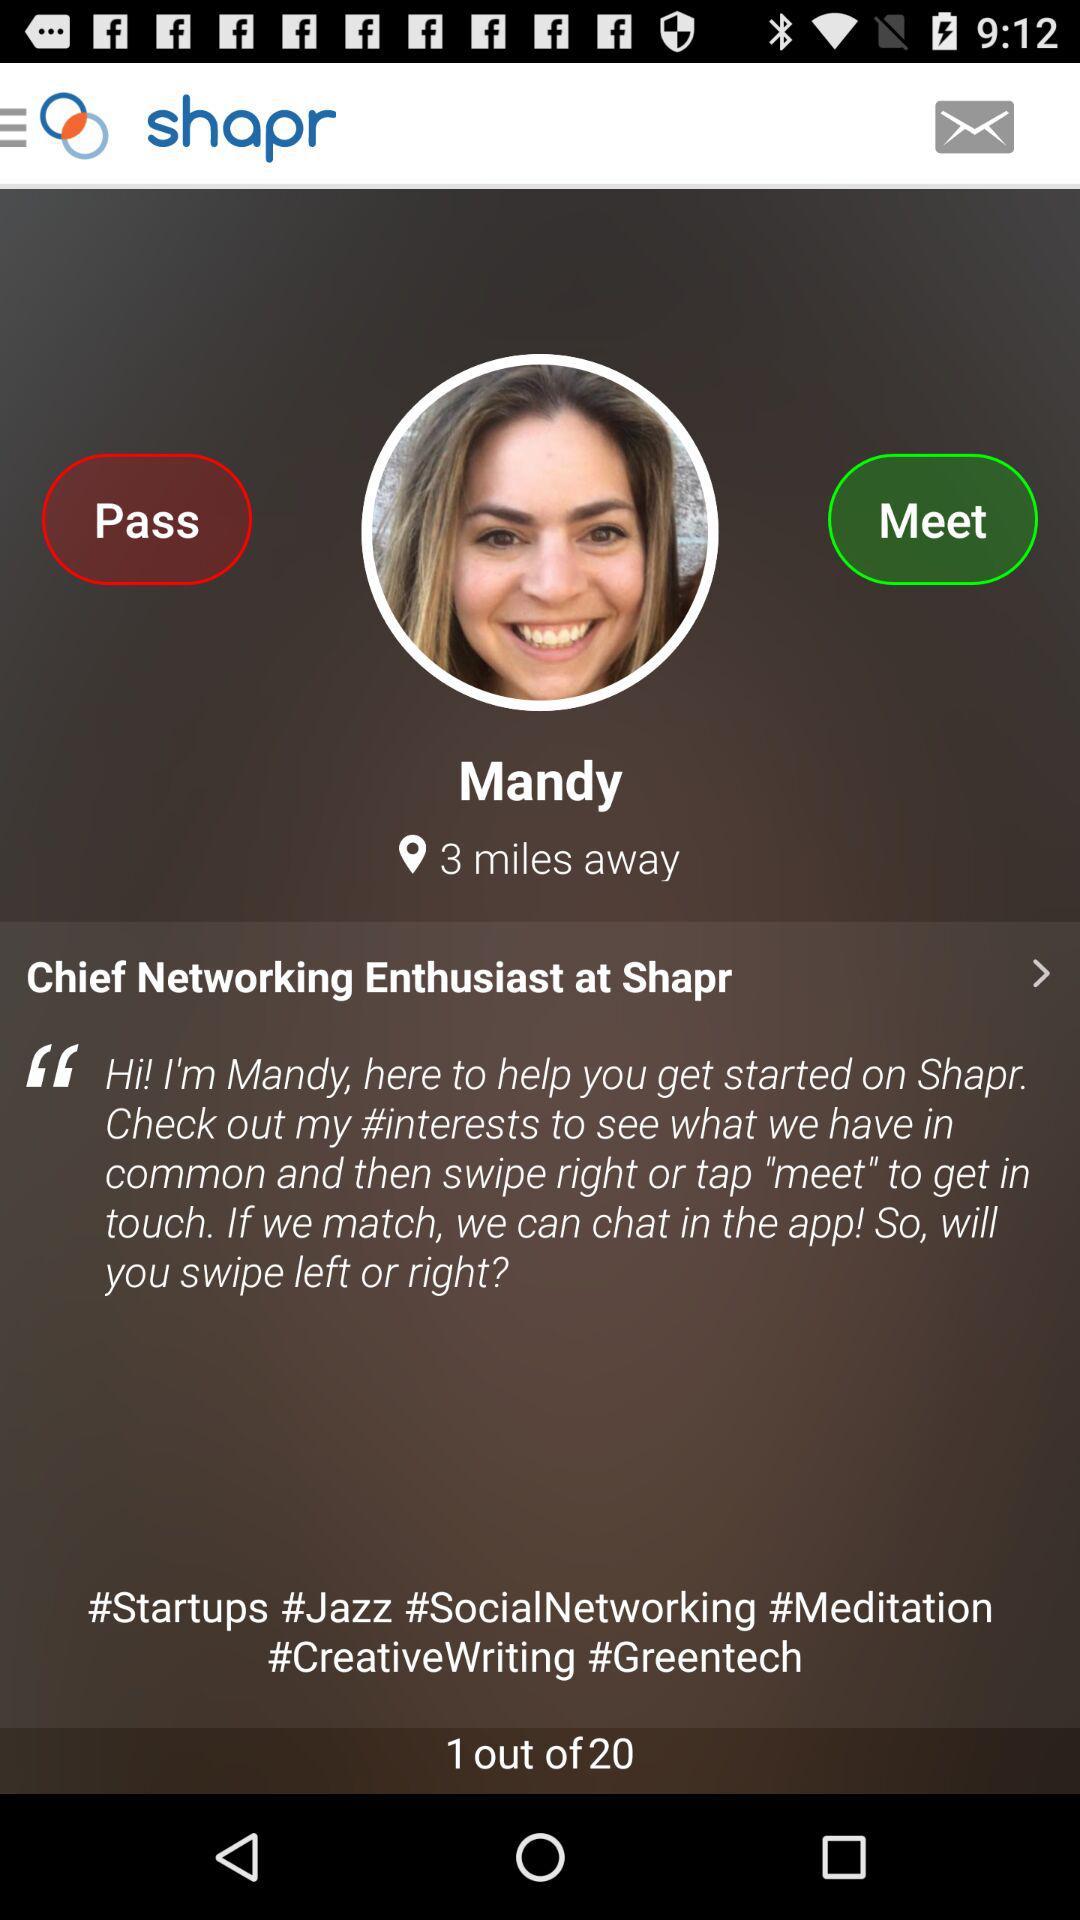  Describe the element at coordinates (145, 518) in the screenshot. I see `the icon above the mandy icon` at that location.